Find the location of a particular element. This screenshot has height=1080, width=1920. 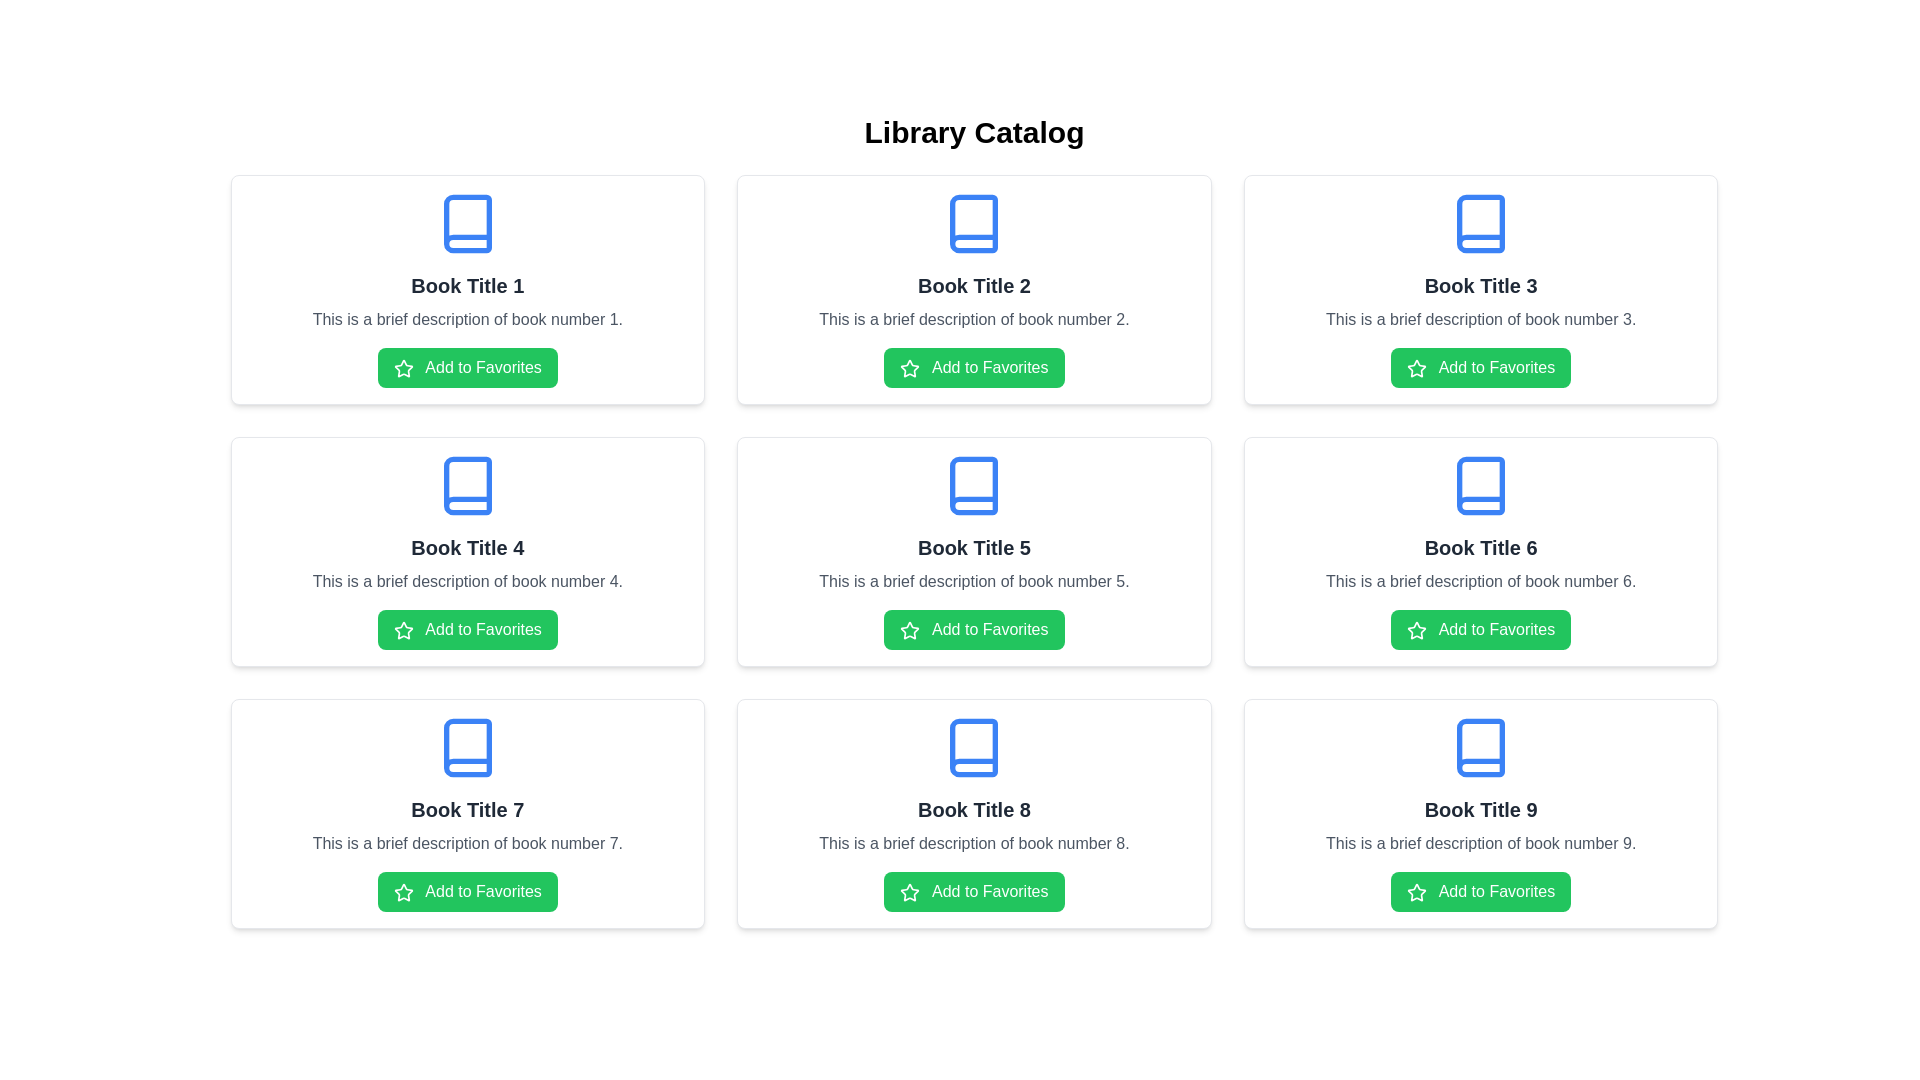

the book icon element located in the card labeled 'Book Title 4' in the second row, middle column of the grid layout is located at coordinates (466, 486).